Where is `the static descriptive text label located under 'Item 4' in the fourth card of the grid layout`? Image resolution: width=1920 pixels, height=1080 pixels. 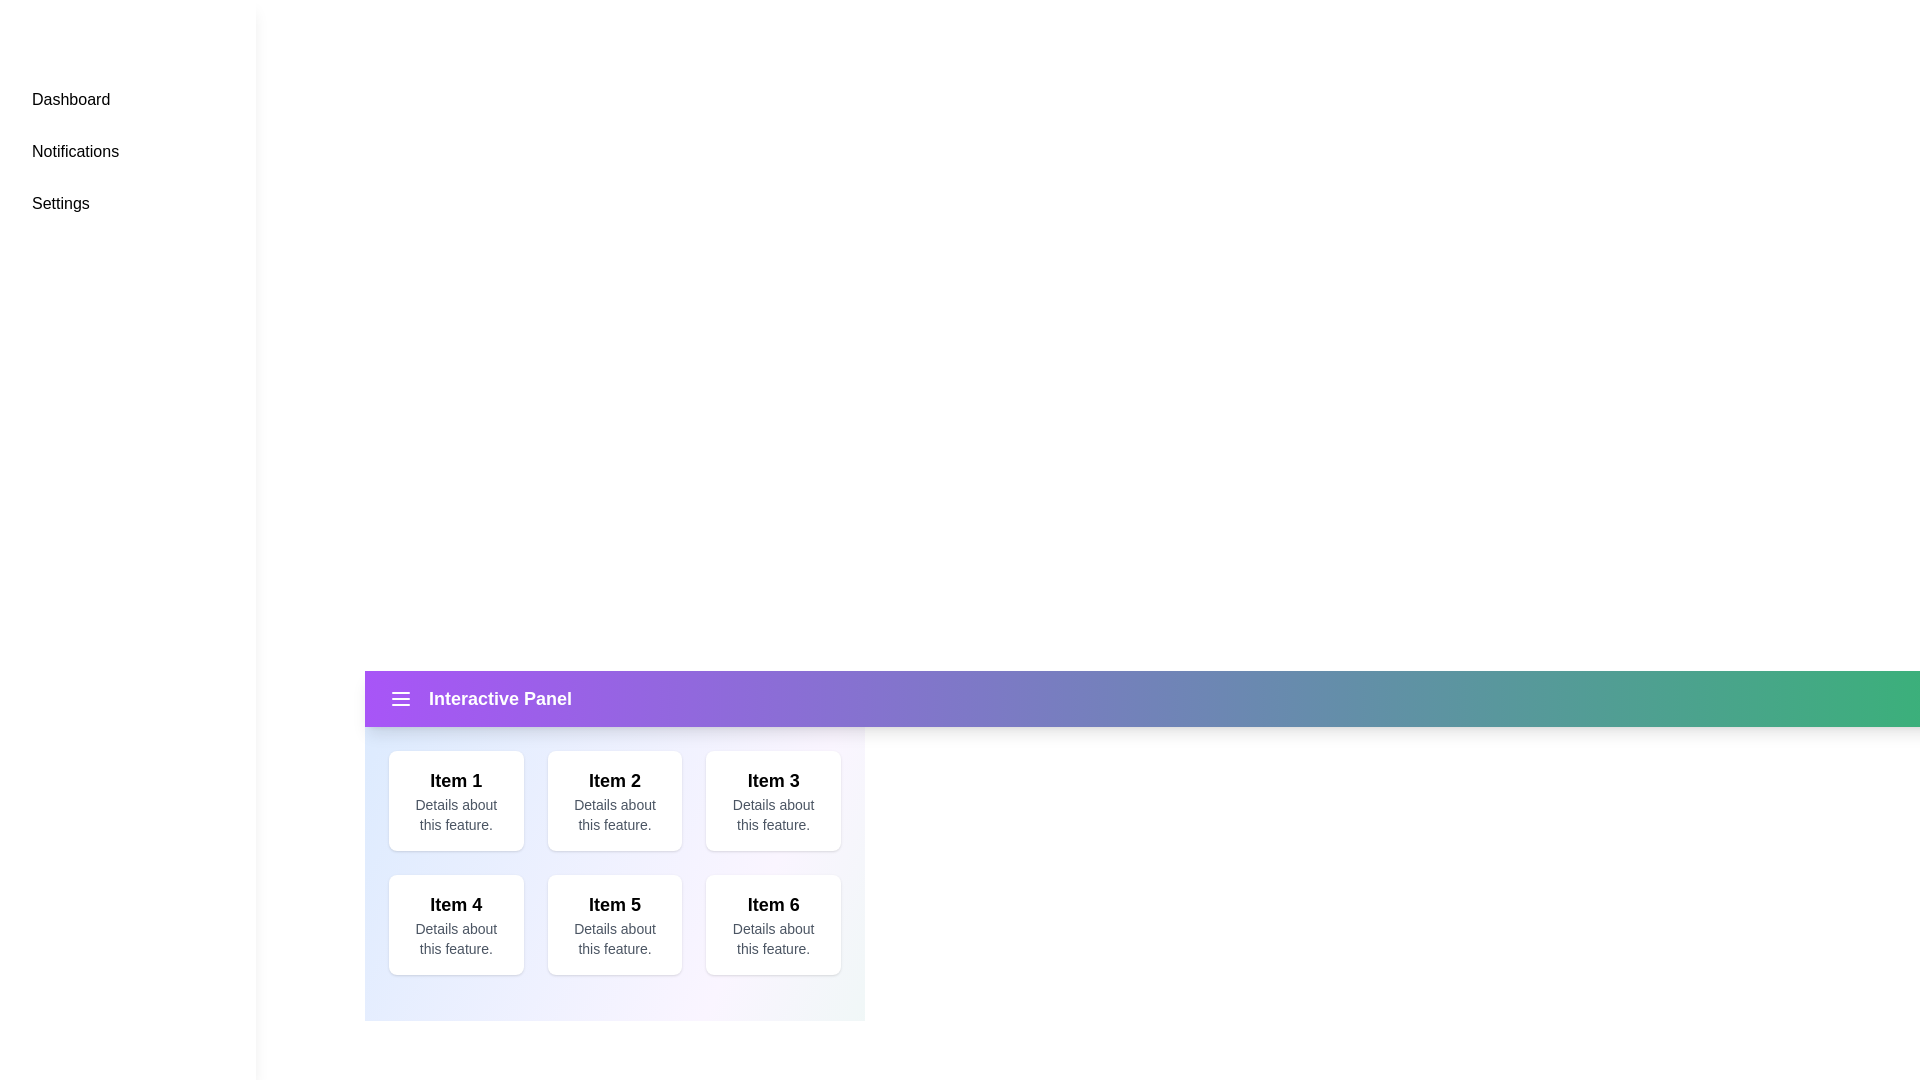 the static descriptive text label located under 'Item 4' in the fourth card of the grid layout is located at coordinates (455, 938).